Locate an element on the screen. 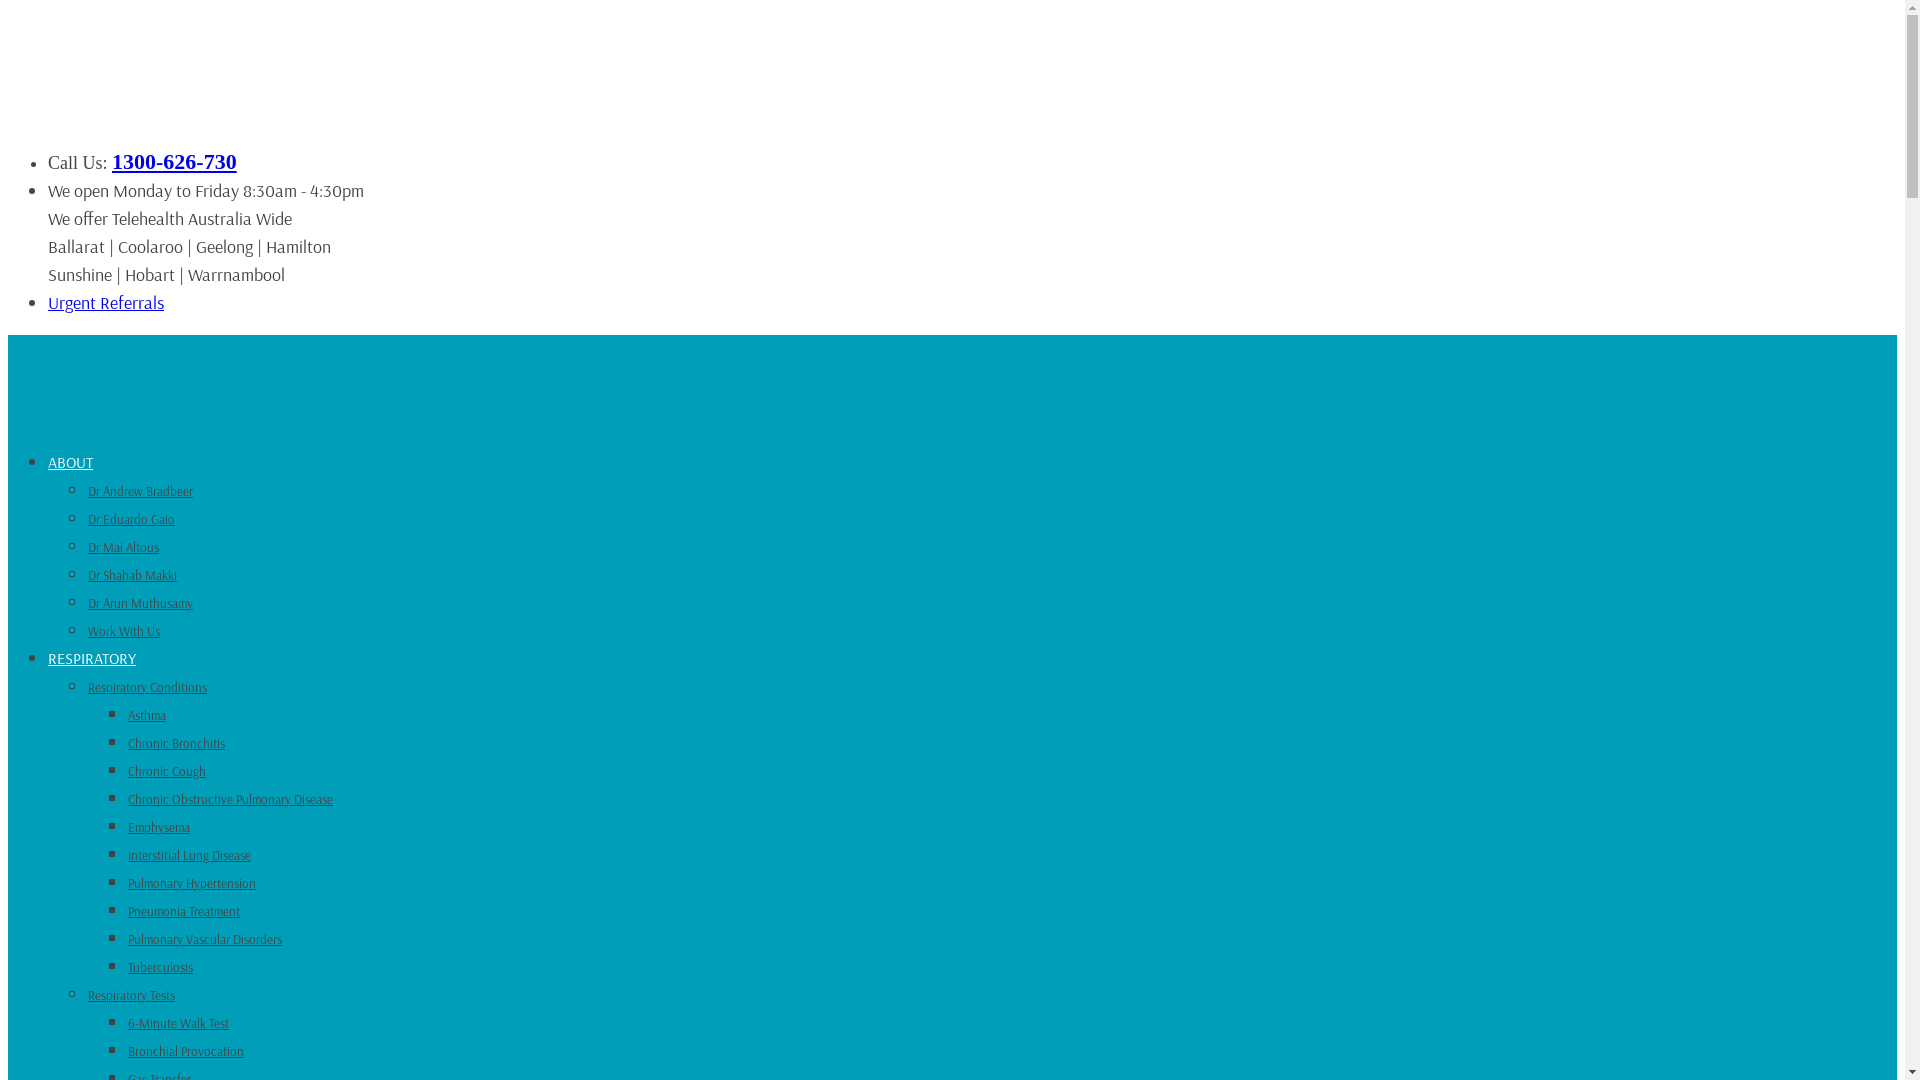 The image size is (1920, 1080). 'RESPIRATORY' is located at coordinates (90, 658).